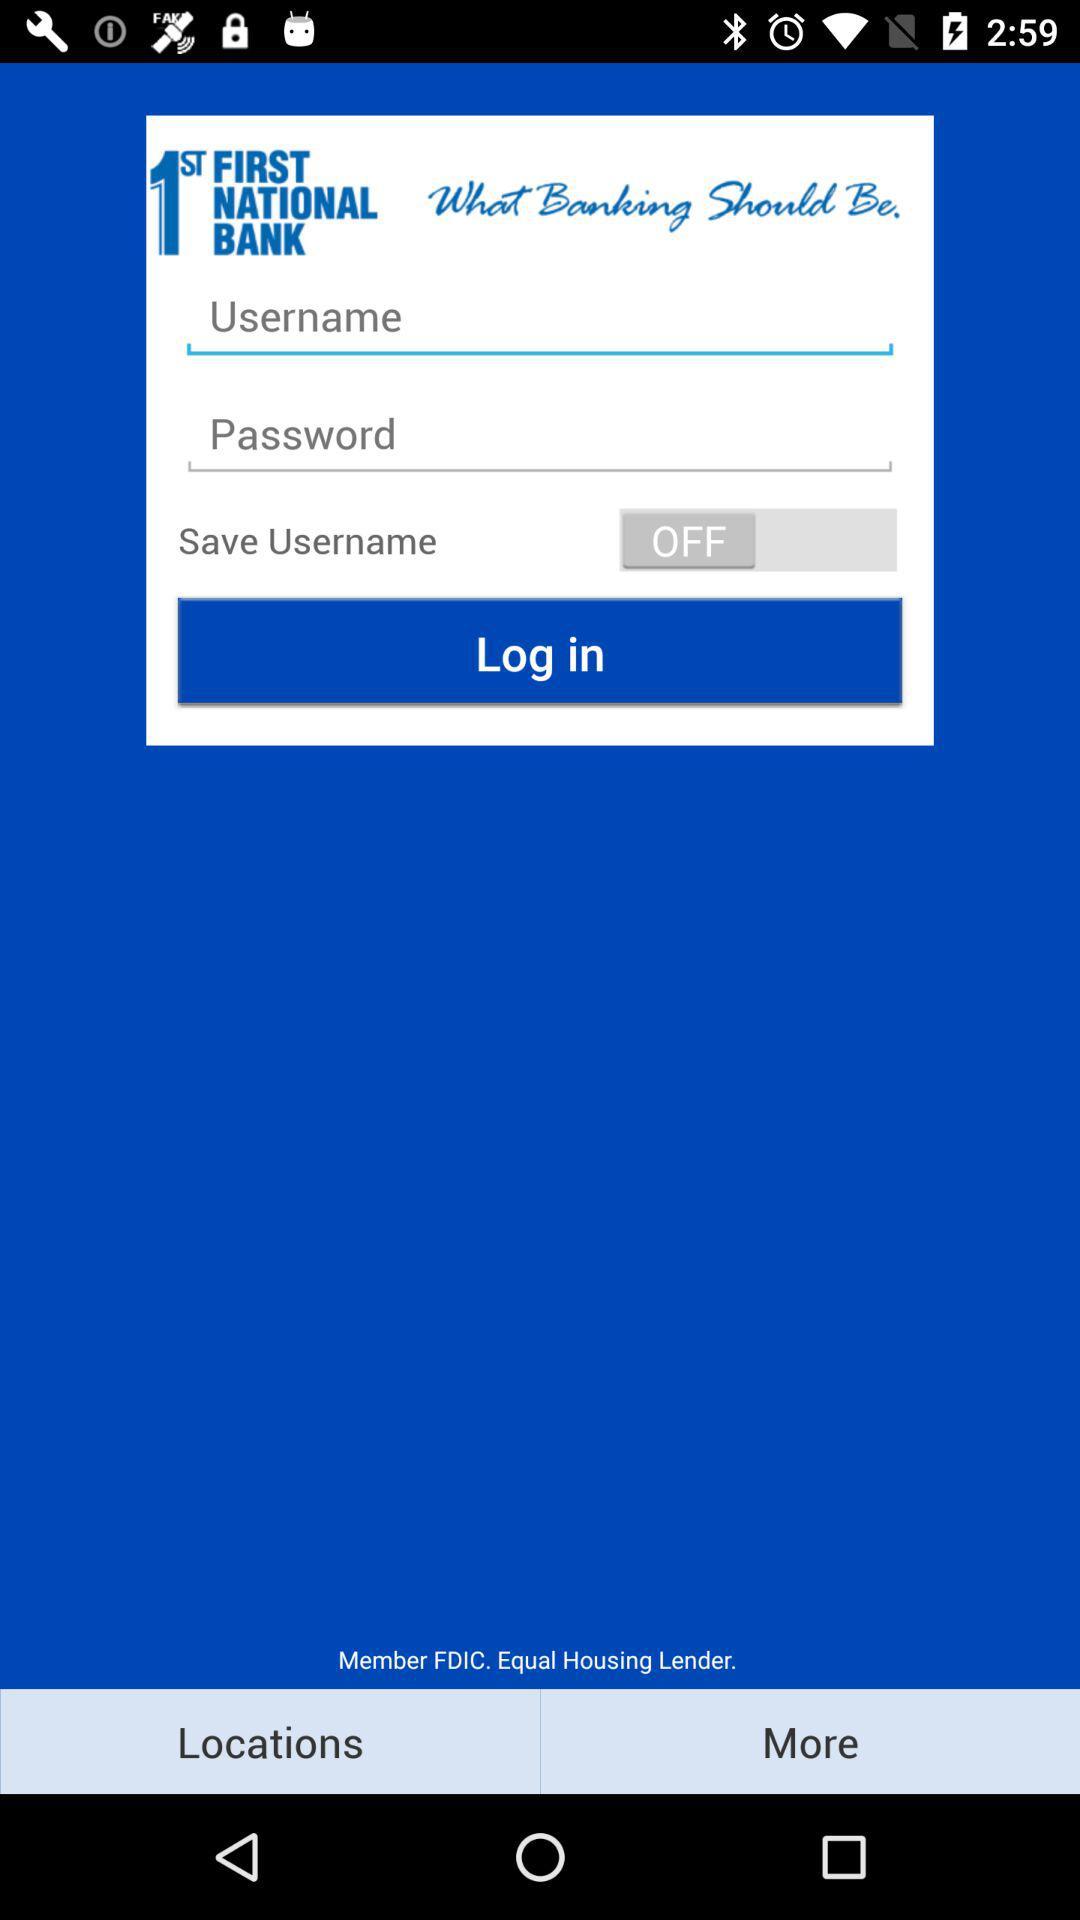  Describe the element at coordinates (810, 1740) in the screenshot. I see `icon below member fdic equal icon` at that location.